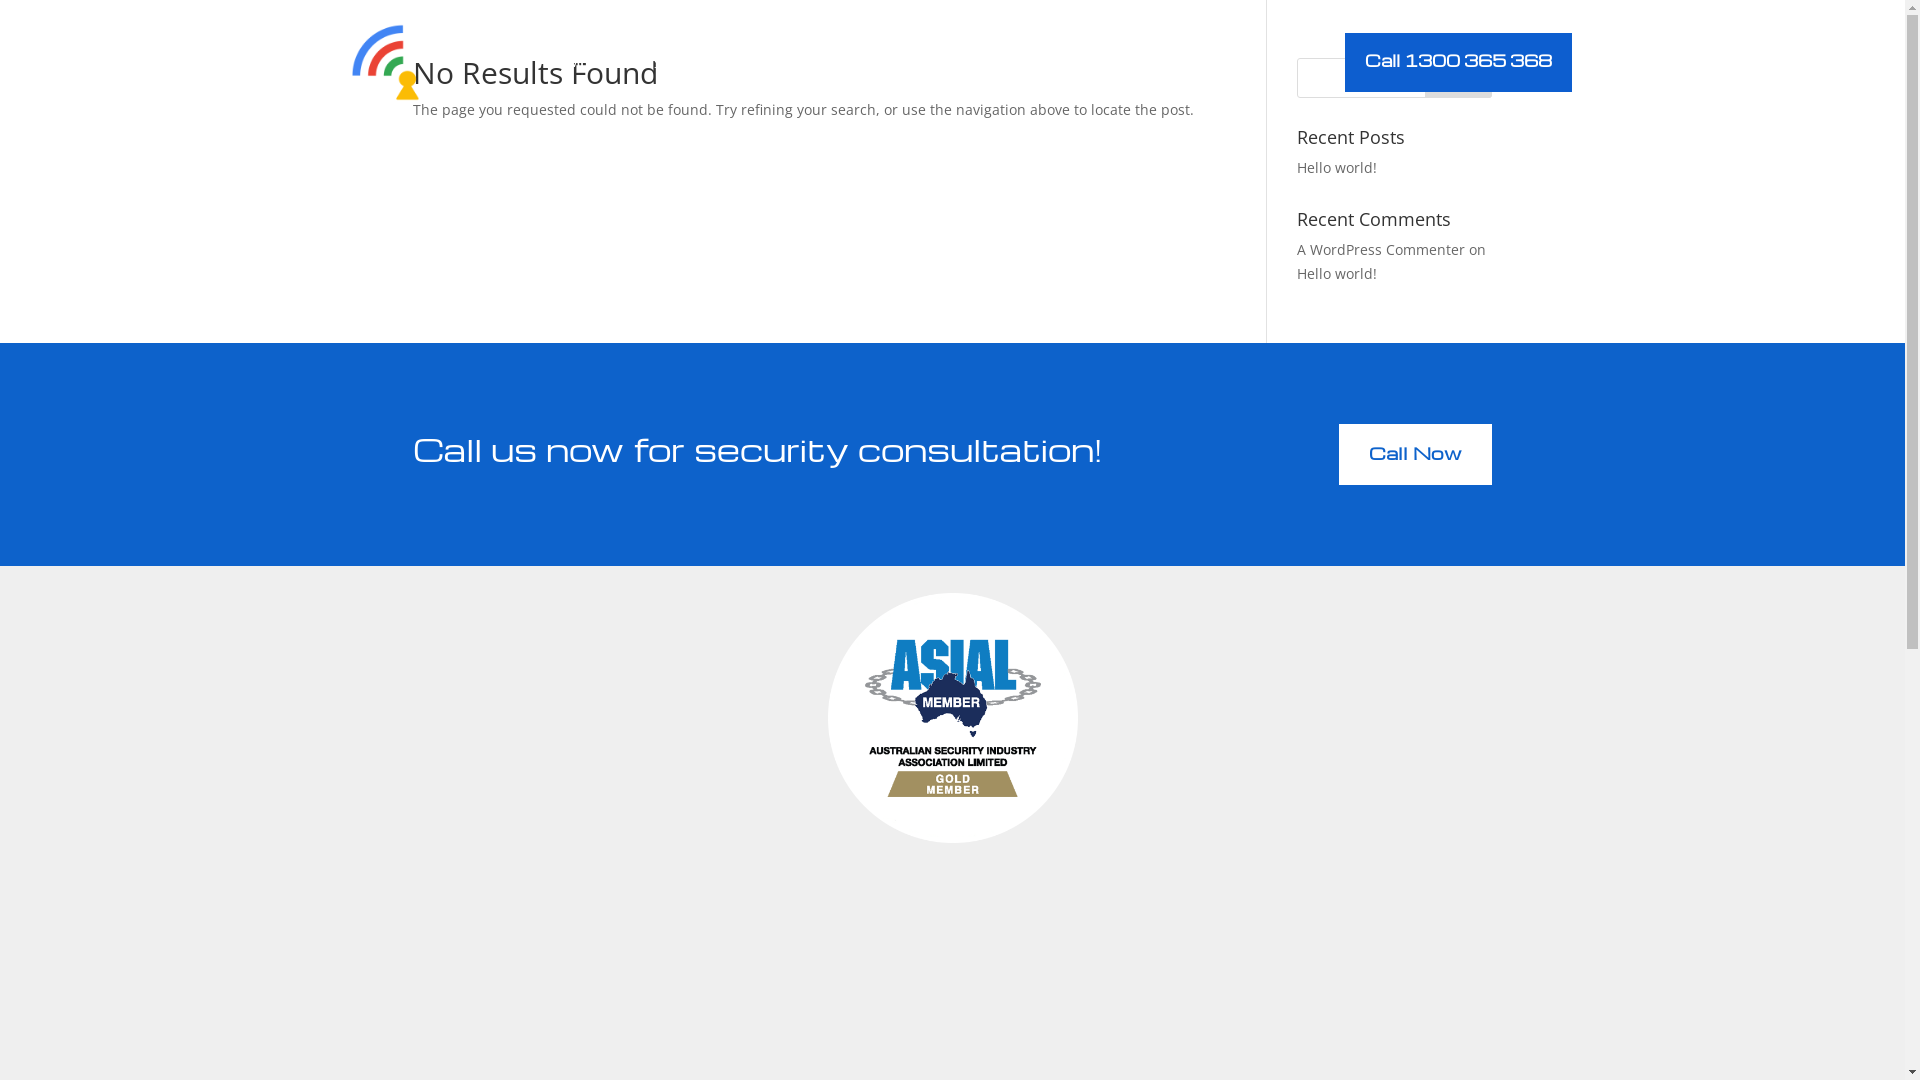 The width and height of the screenshot is (1920, 1080). What do you see at coordinates (1414, 454) in the screenshot?
I see `'Call Now'` at bounding box center [1414, 454].